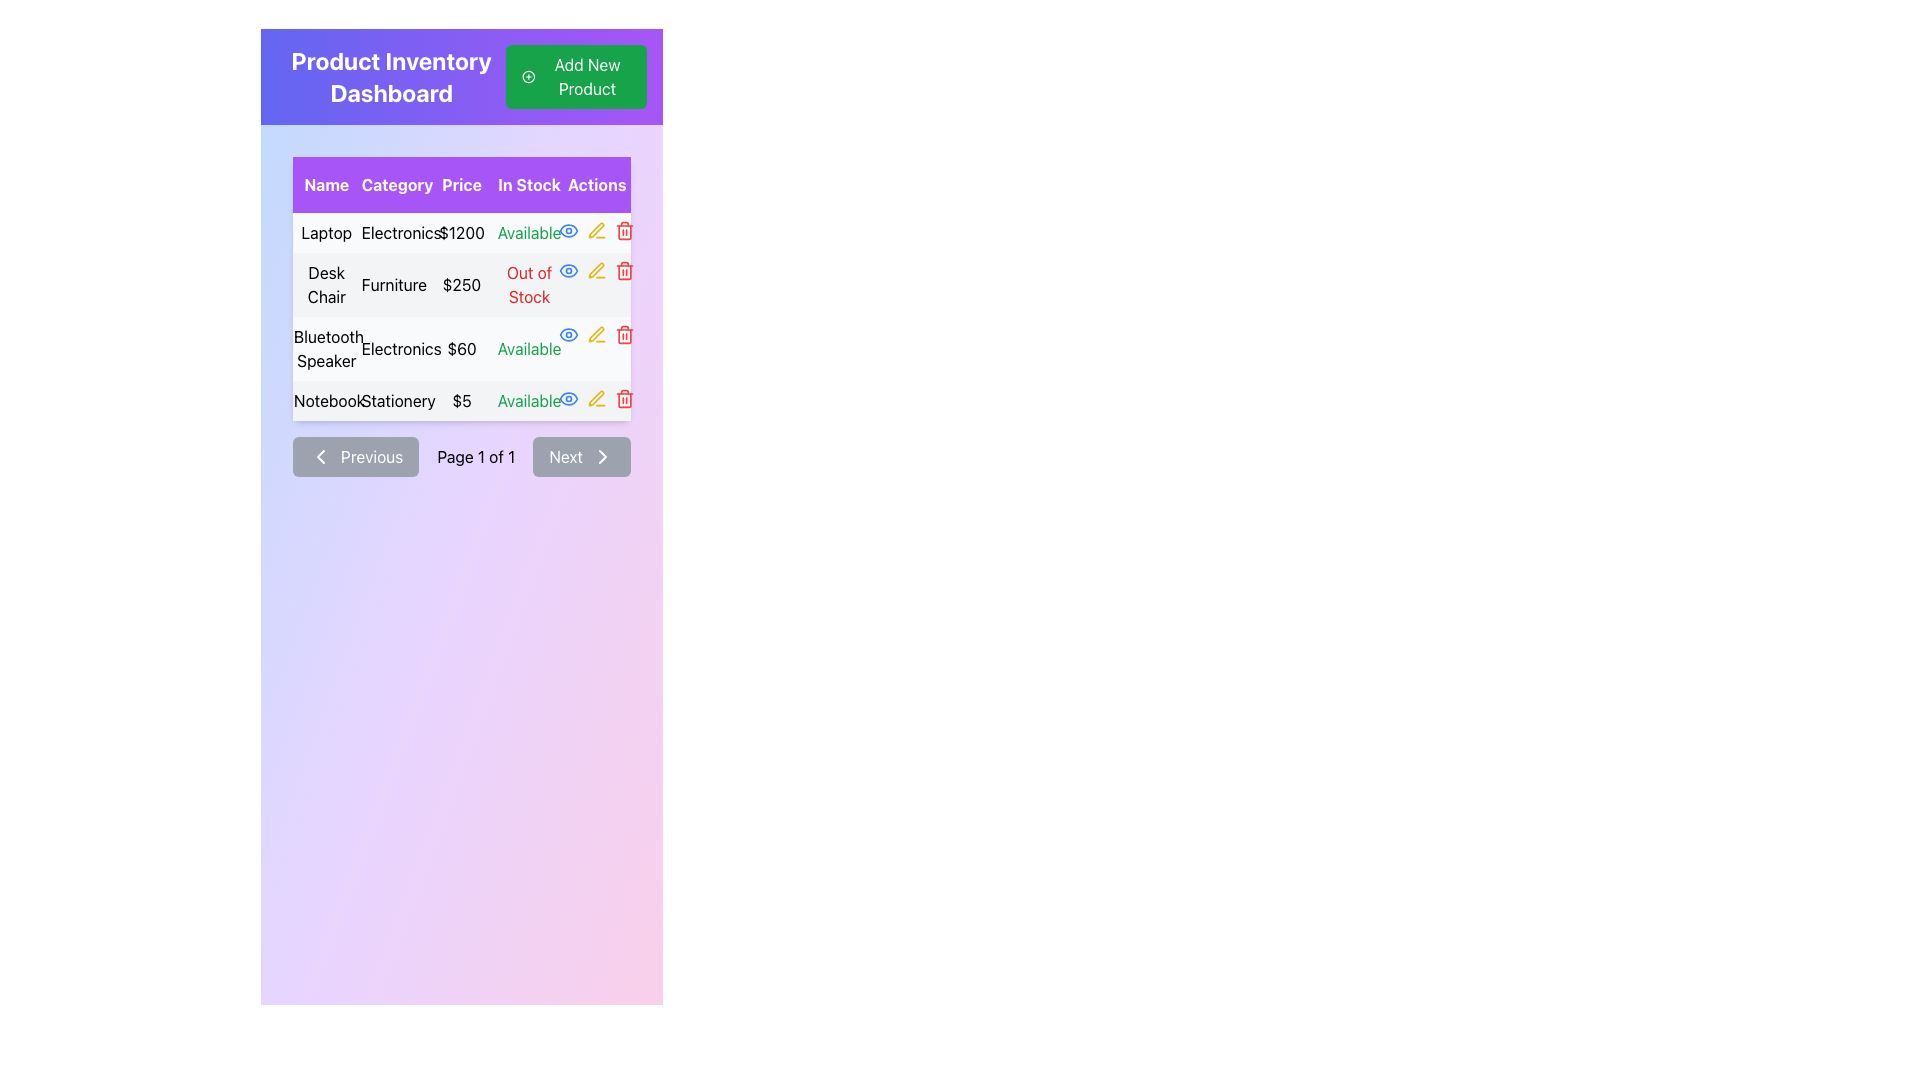 The image size is (1920, 1080). I want to click on the eye icon in the actions column of the Desk Chair product entry, so click(568, 230).